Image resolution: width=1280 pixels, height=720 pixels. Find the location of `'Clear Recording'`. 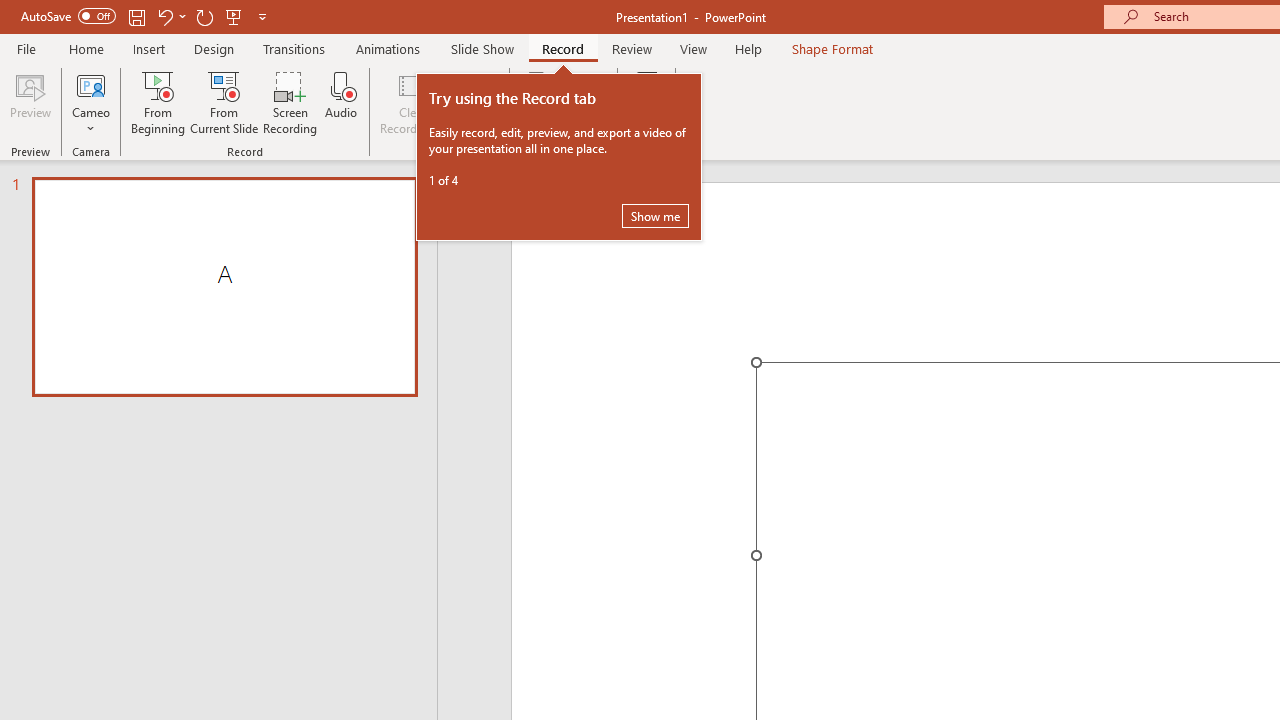

'Clear Recording' is located at coordinates (411, 103).